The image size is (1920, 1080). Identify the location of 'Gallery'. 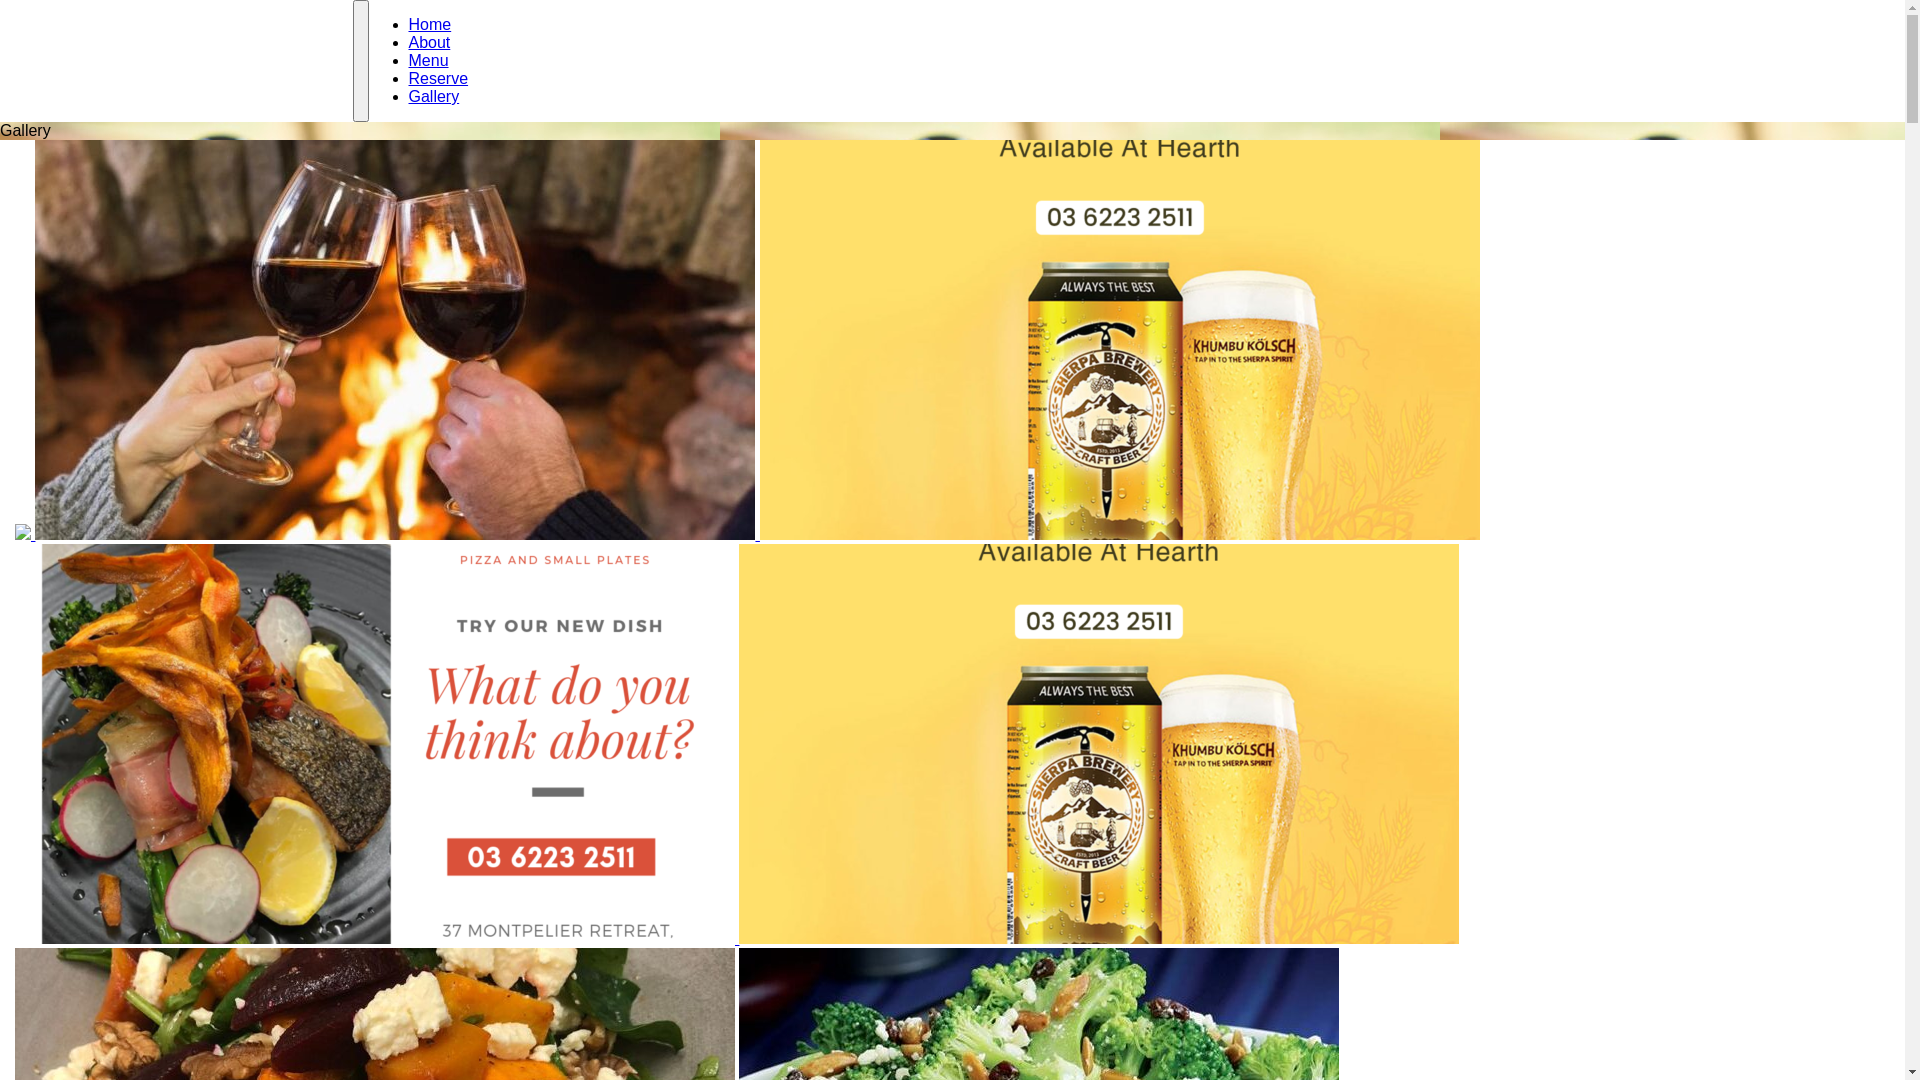
(432, 96).